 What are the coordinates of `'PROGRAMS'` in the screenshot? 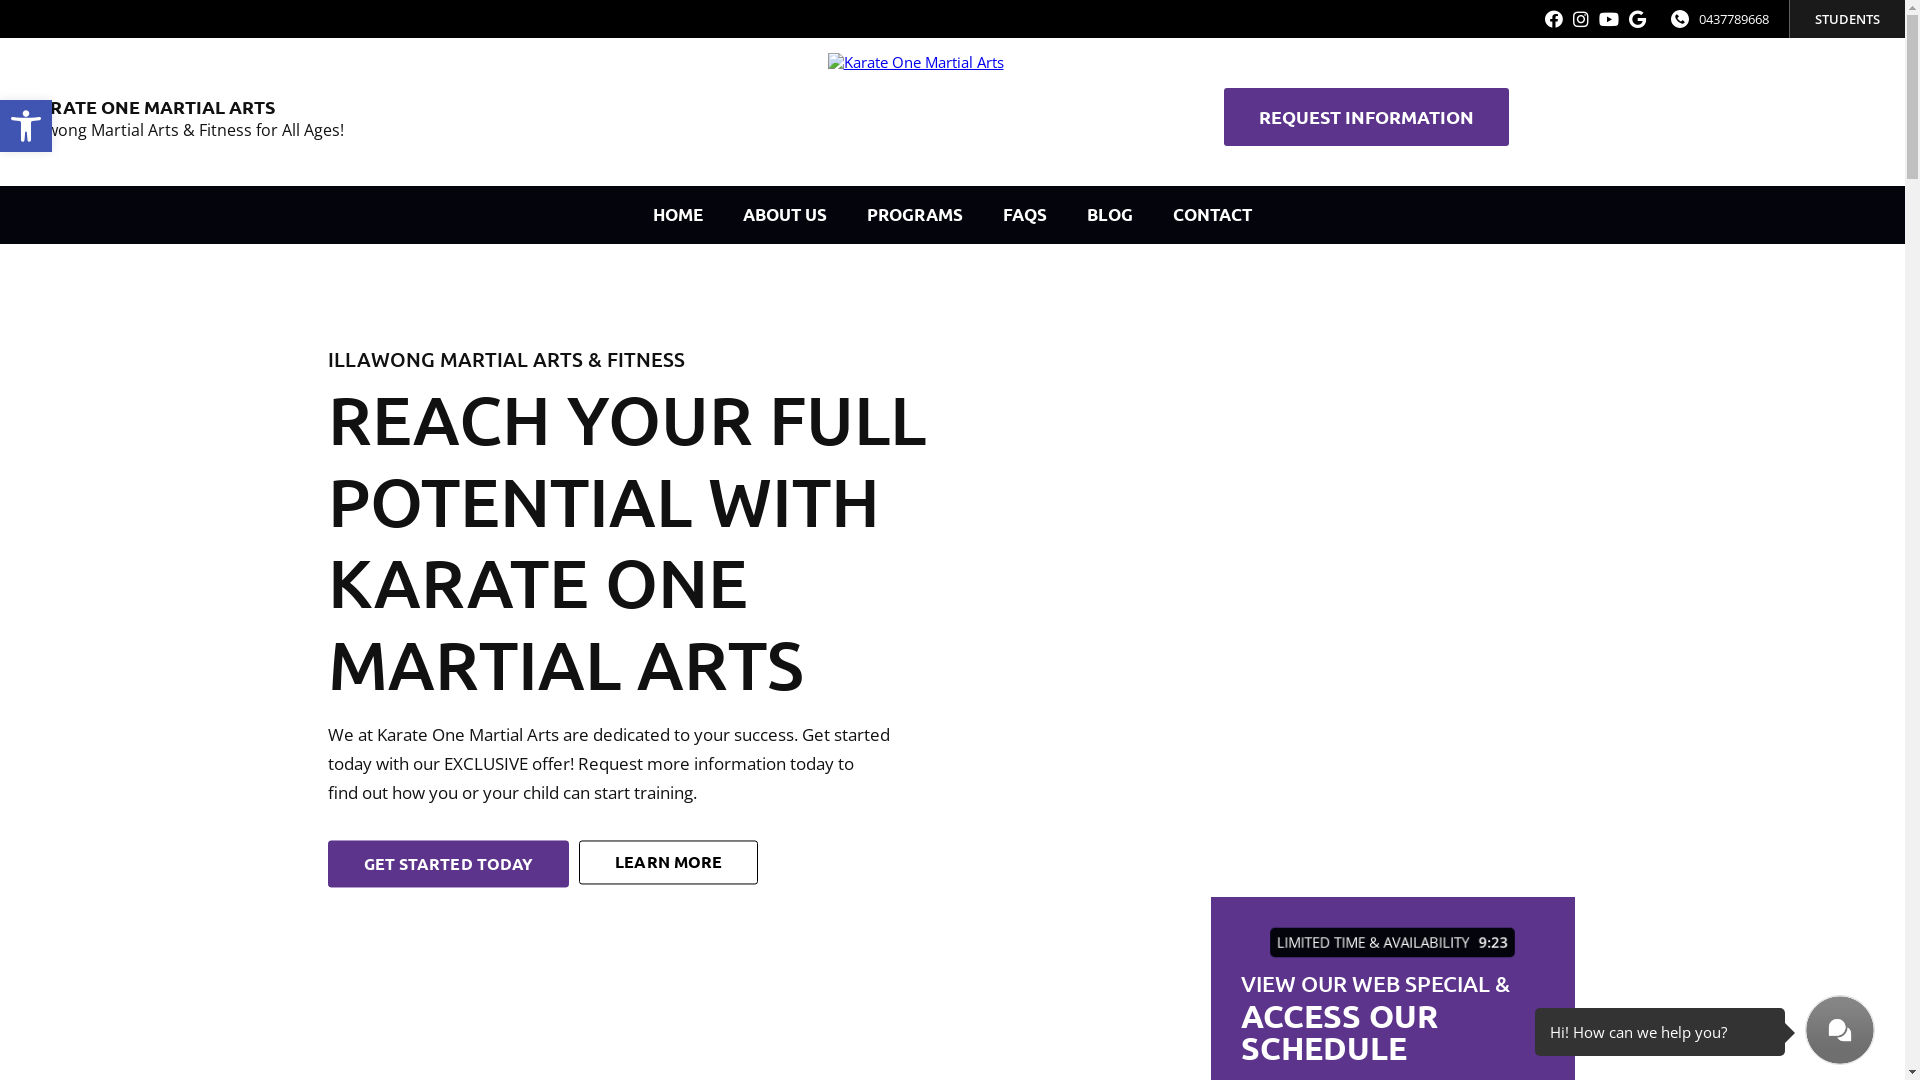 It's located at (846, 215).